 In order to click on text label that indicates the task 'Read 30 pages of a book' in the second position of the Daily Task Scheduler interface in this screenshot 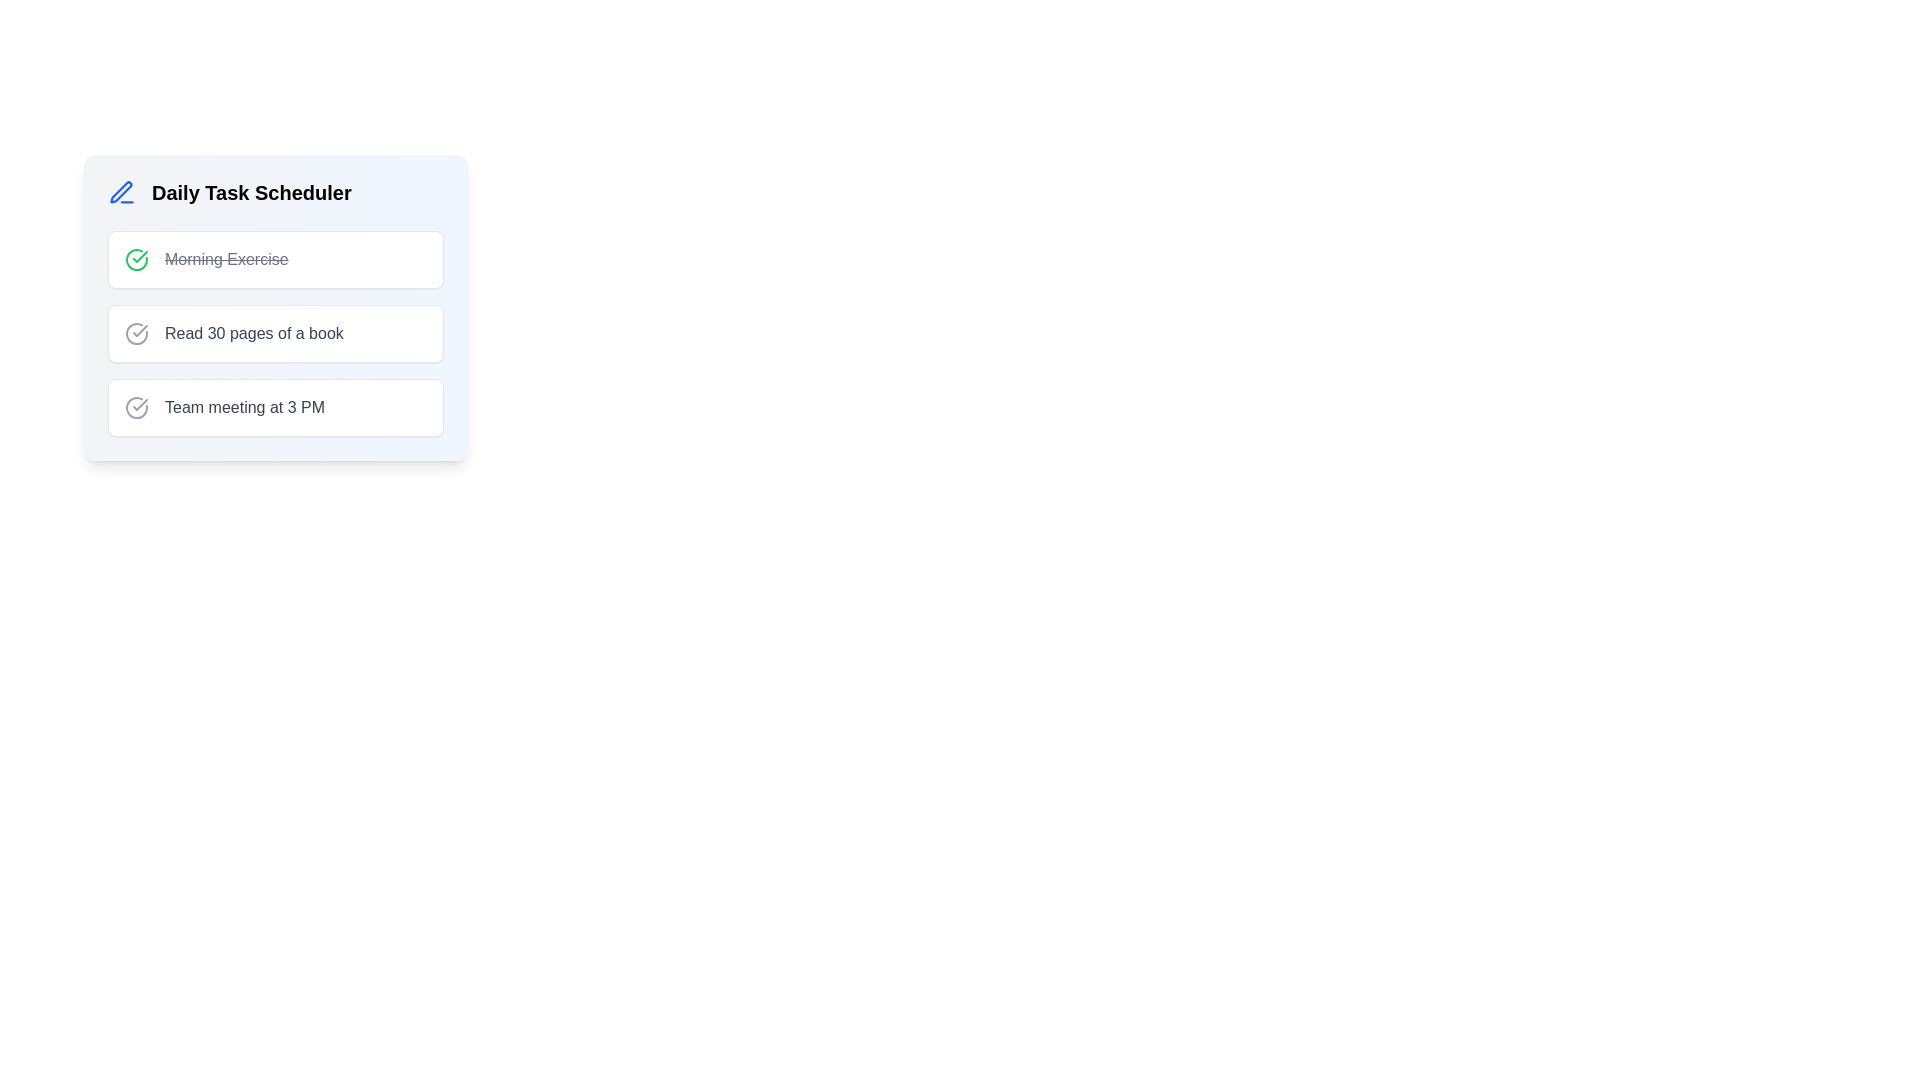, I will do `click(253, 333)`.